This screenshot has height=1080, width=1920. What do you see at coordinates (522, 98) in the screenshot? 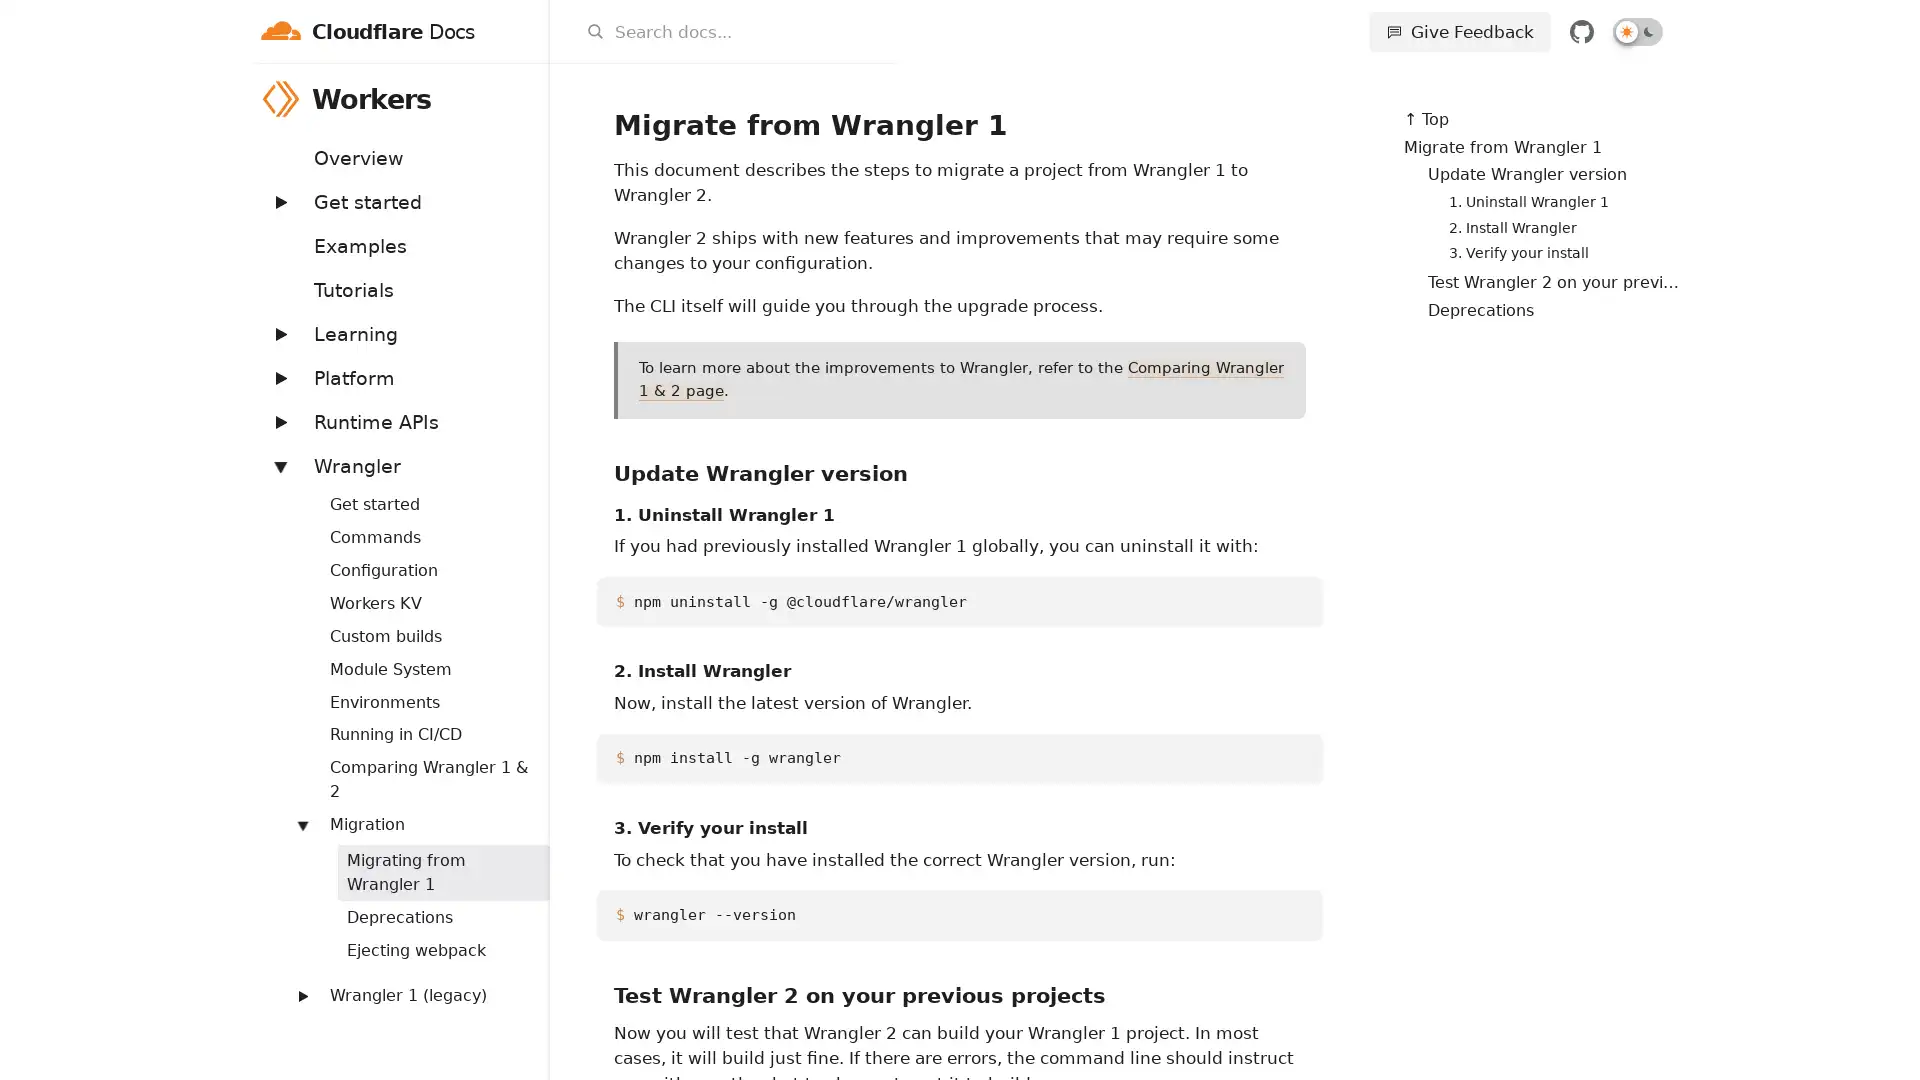
I see `Workers menu` at bounding box center [522, 98].